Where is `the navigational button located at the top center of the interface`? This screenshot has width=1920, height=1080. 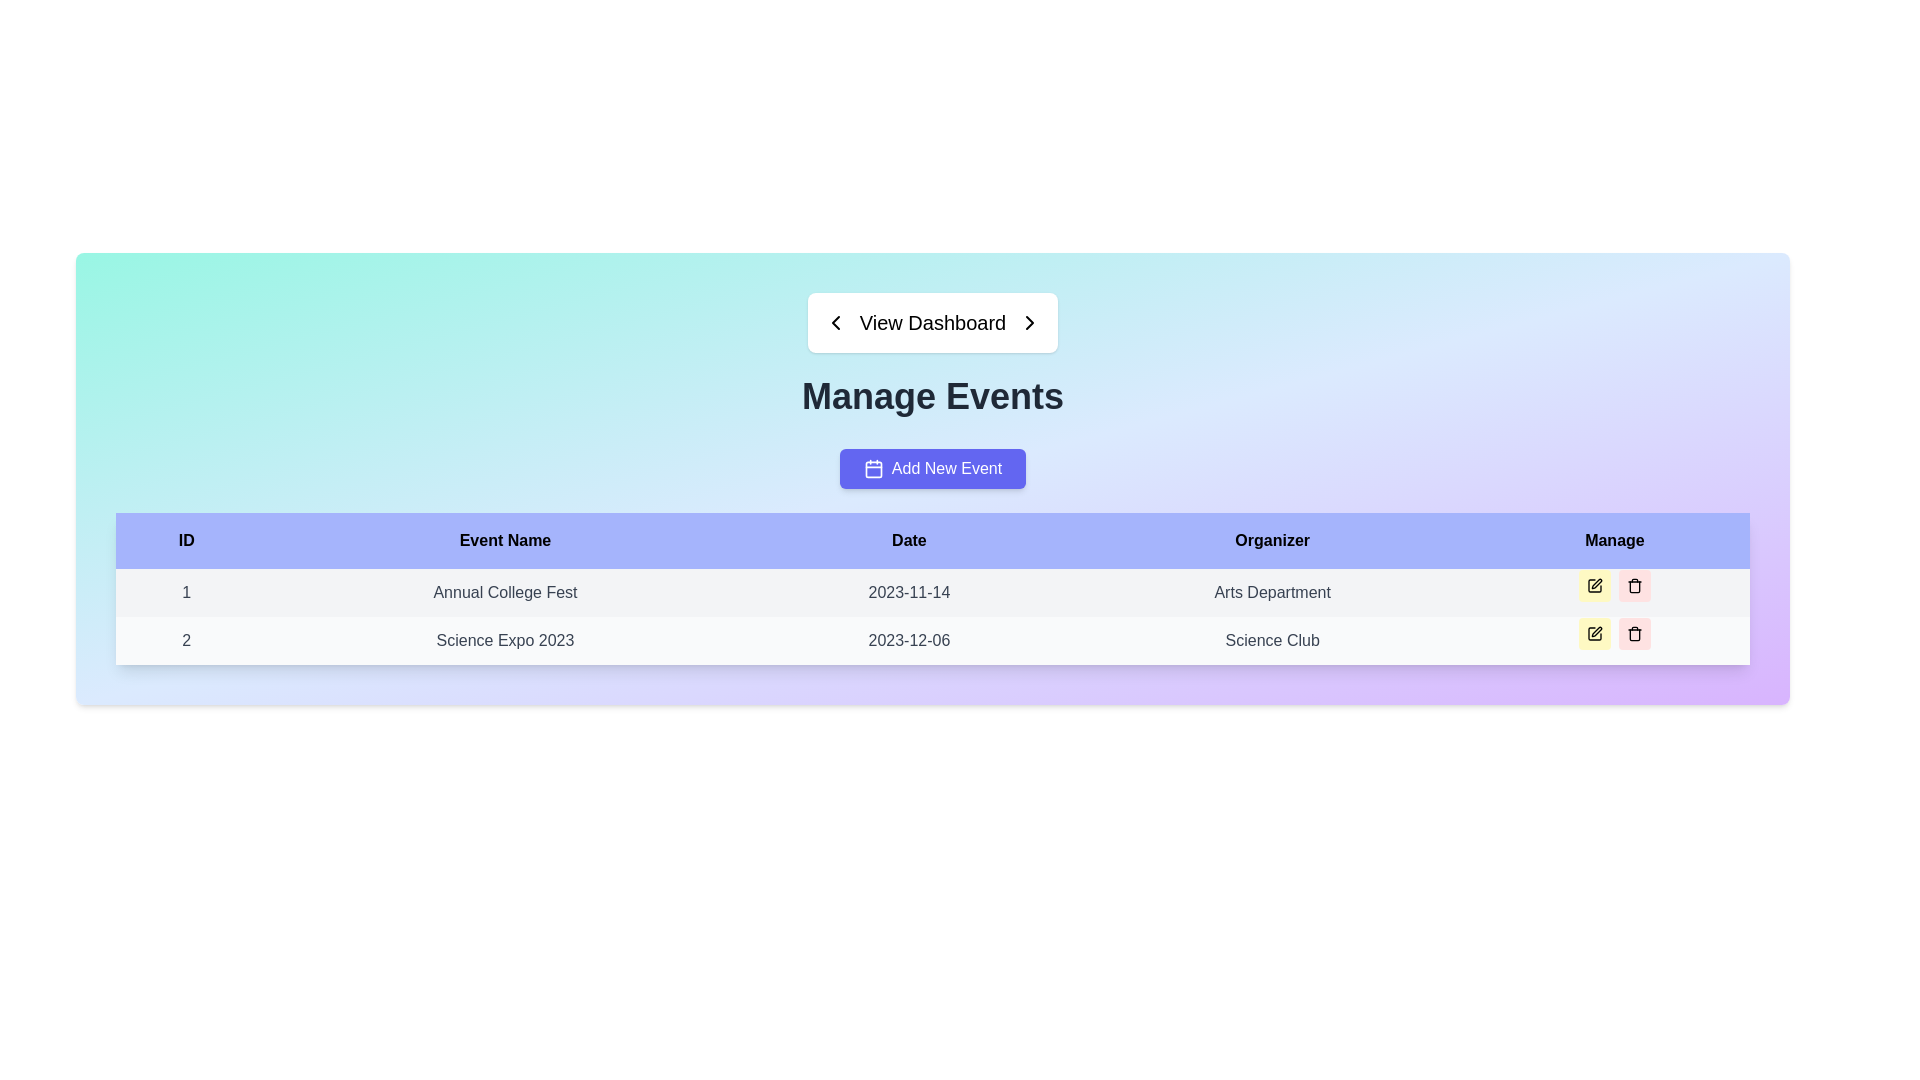
the navigational button located at the top center of the interface is located at coordinates (931, 322).